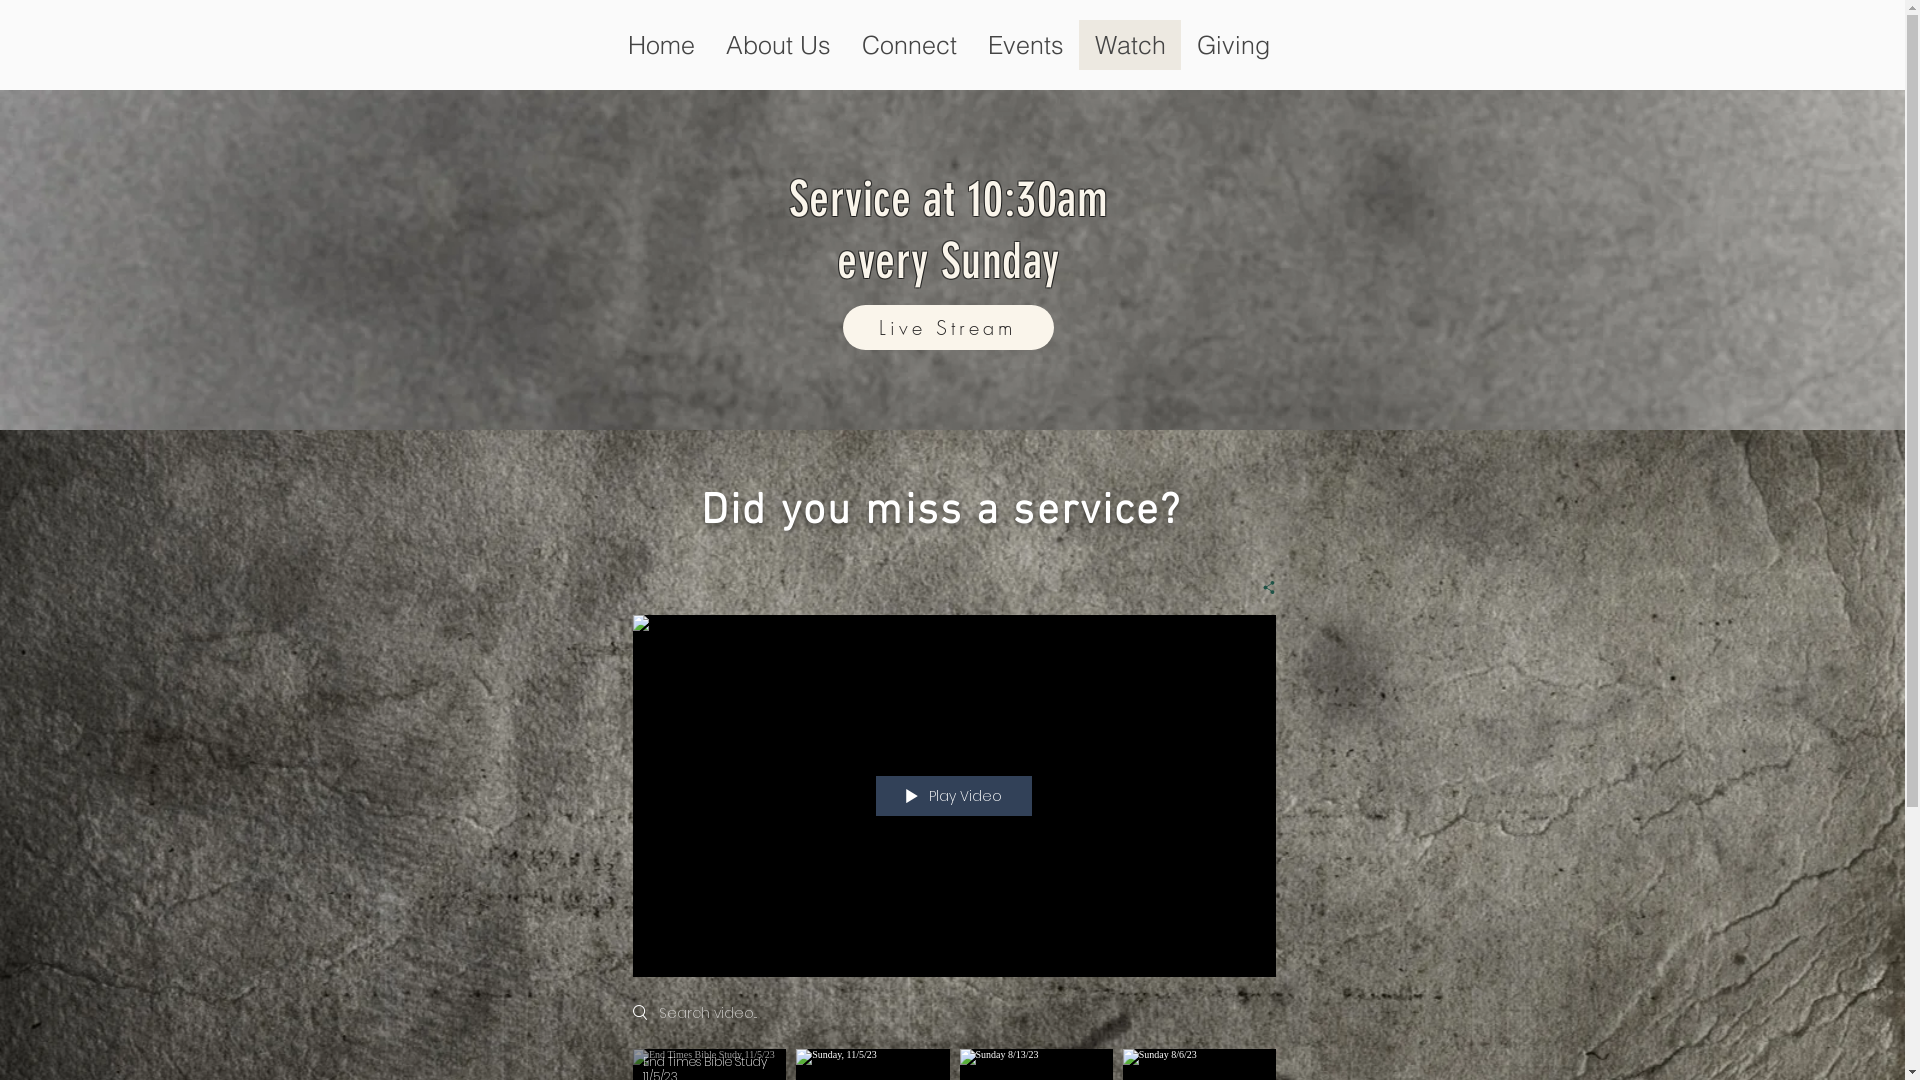 The image size is (1920, 1080). Describe the element at coordinates (1025, 45) in the screenshot. I see `'Events'` at that location.